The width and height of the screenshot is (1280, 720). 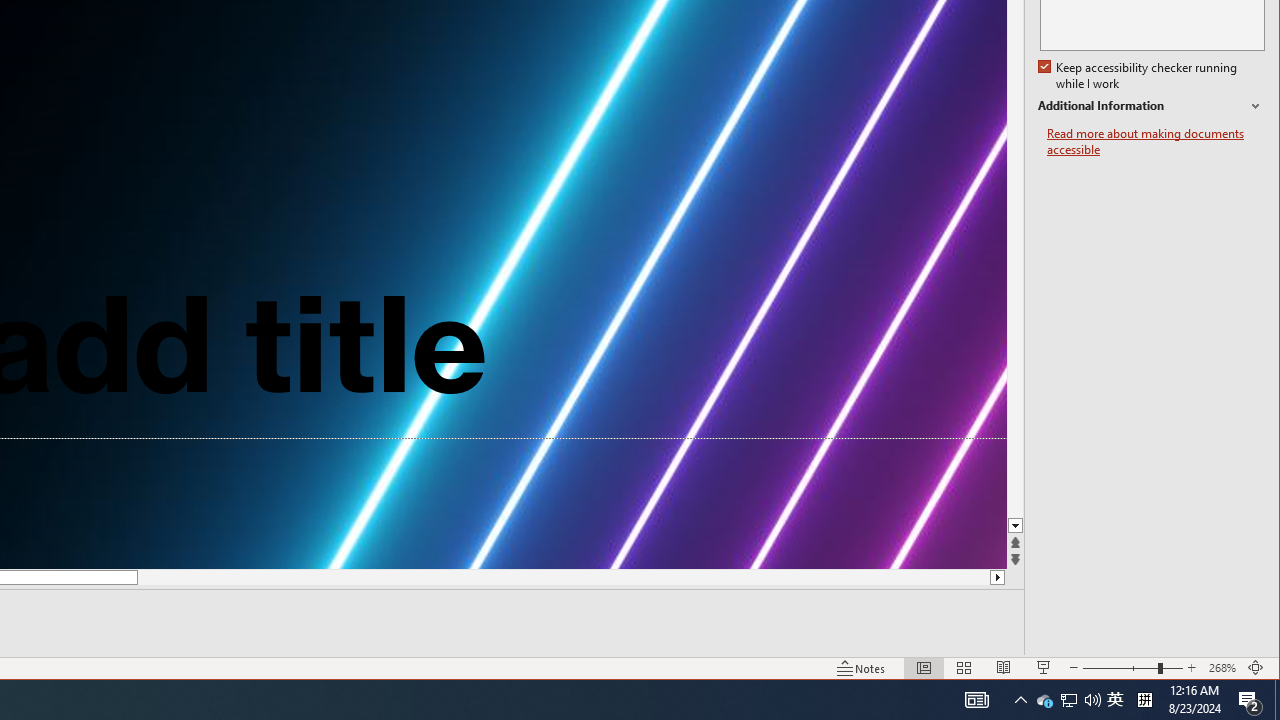 What do you see at coordinates (1250, 698) in the screenshot?
I see `'Action Center, 2 new notifications'` at bounding box center [1250, 698].